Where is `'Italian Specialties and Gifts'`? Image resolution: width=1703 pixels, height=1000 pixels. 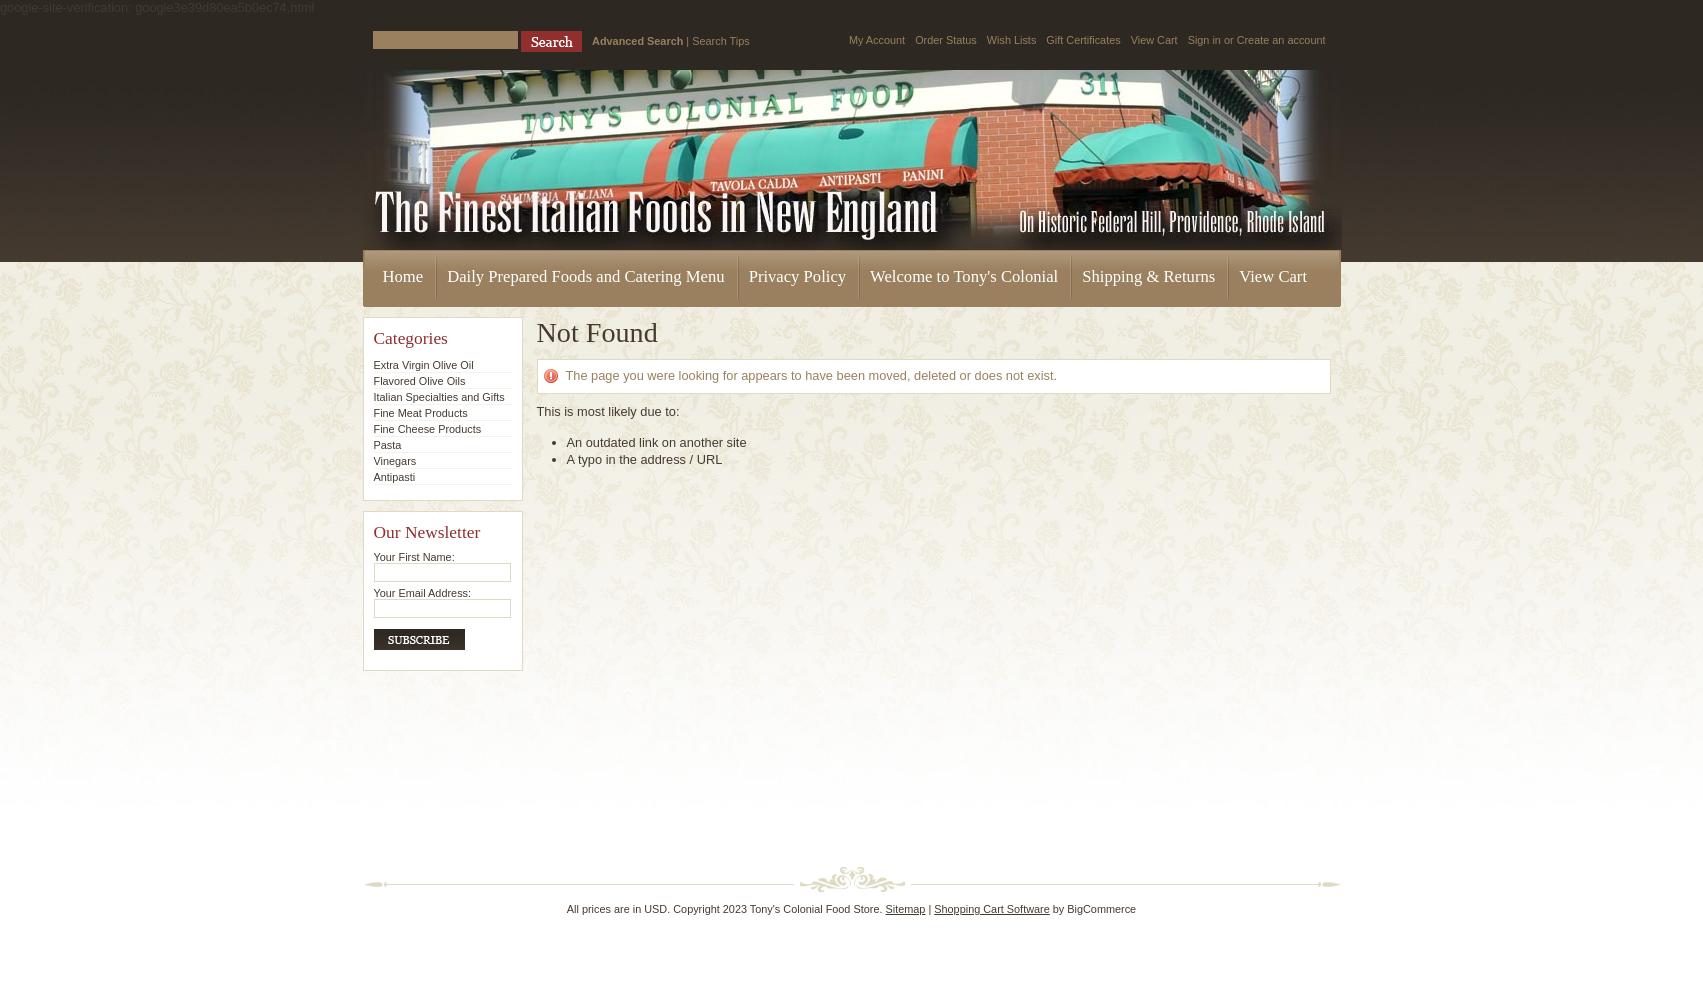
'Italian Specialties and Gifts' is located at coordinates (438, 397).